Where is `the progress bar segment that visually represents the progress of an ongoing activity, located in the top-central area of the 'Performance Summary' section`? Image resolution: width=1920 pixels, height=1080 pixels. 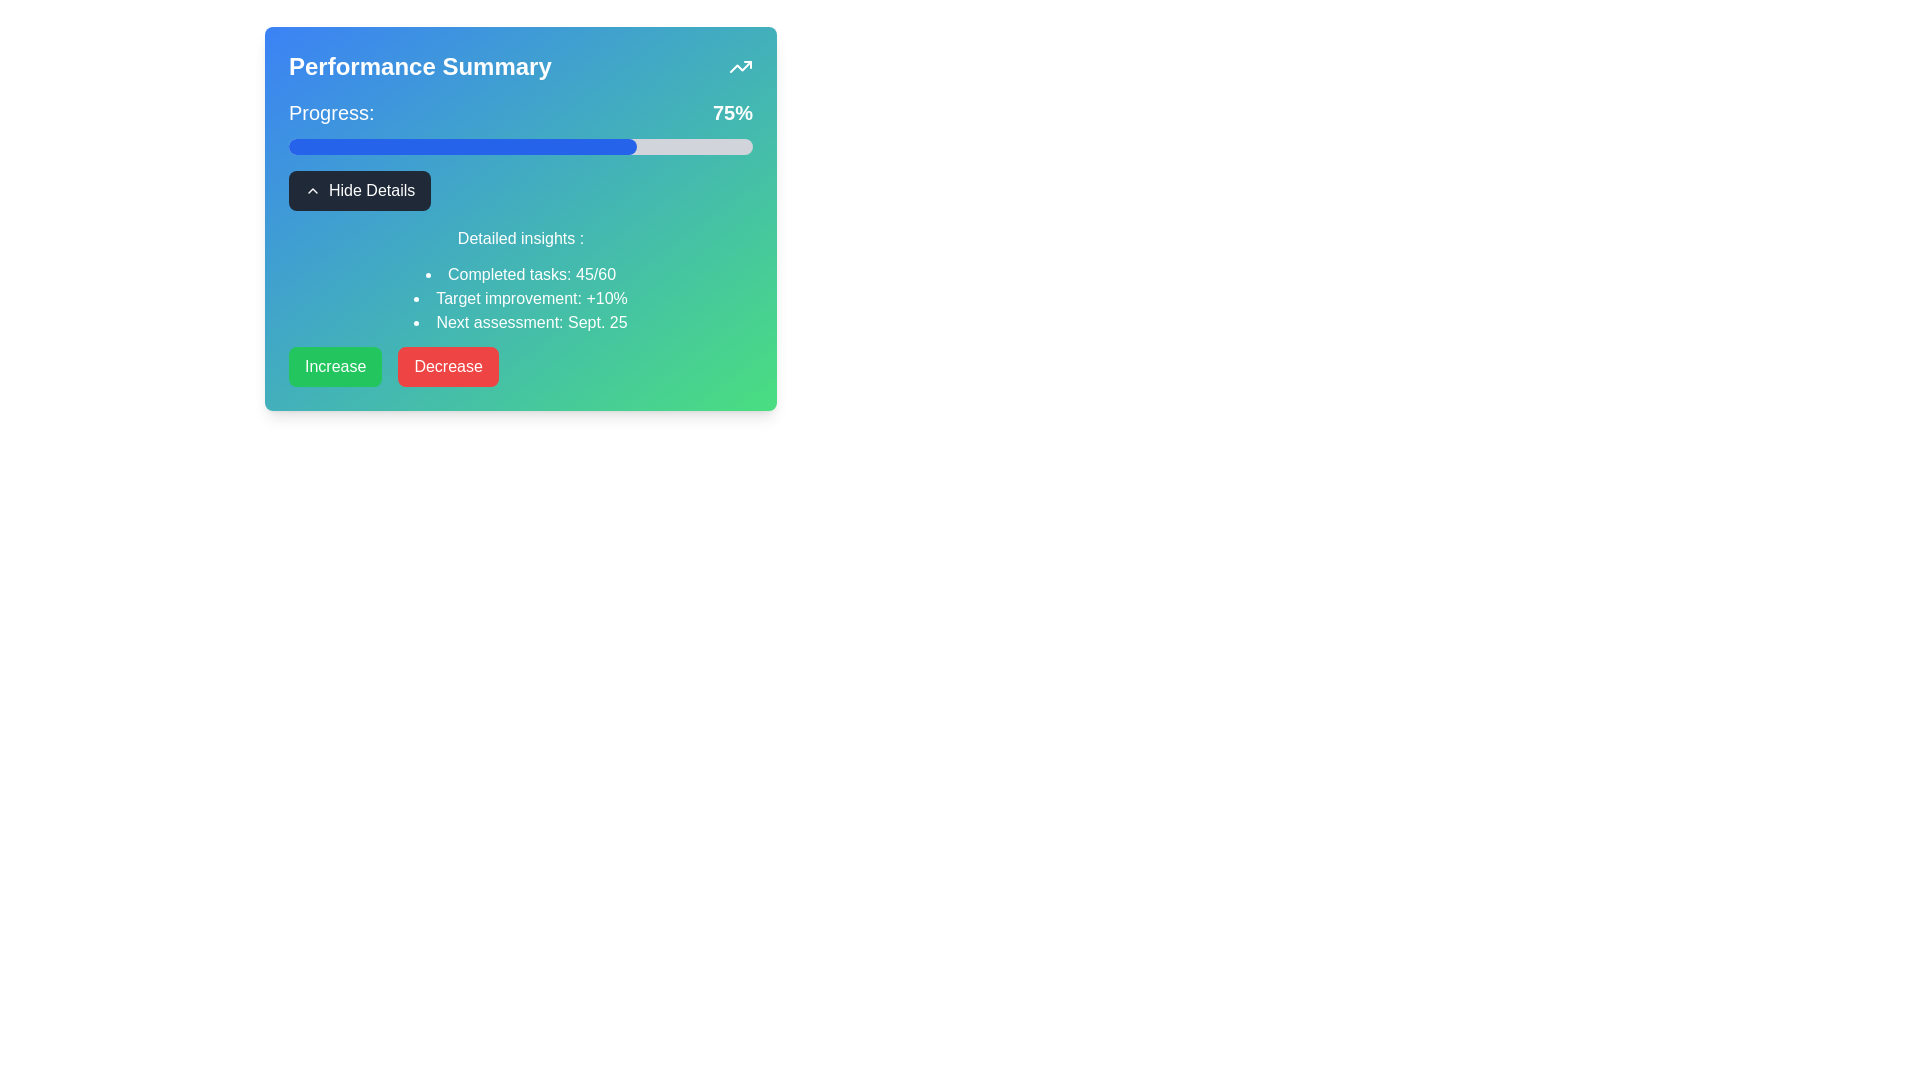 the progress bar segment that visually represents the progress of an ongoing activity, located in the top-central area of the 'Performance Summary' section is located at coordinates (461, 145).